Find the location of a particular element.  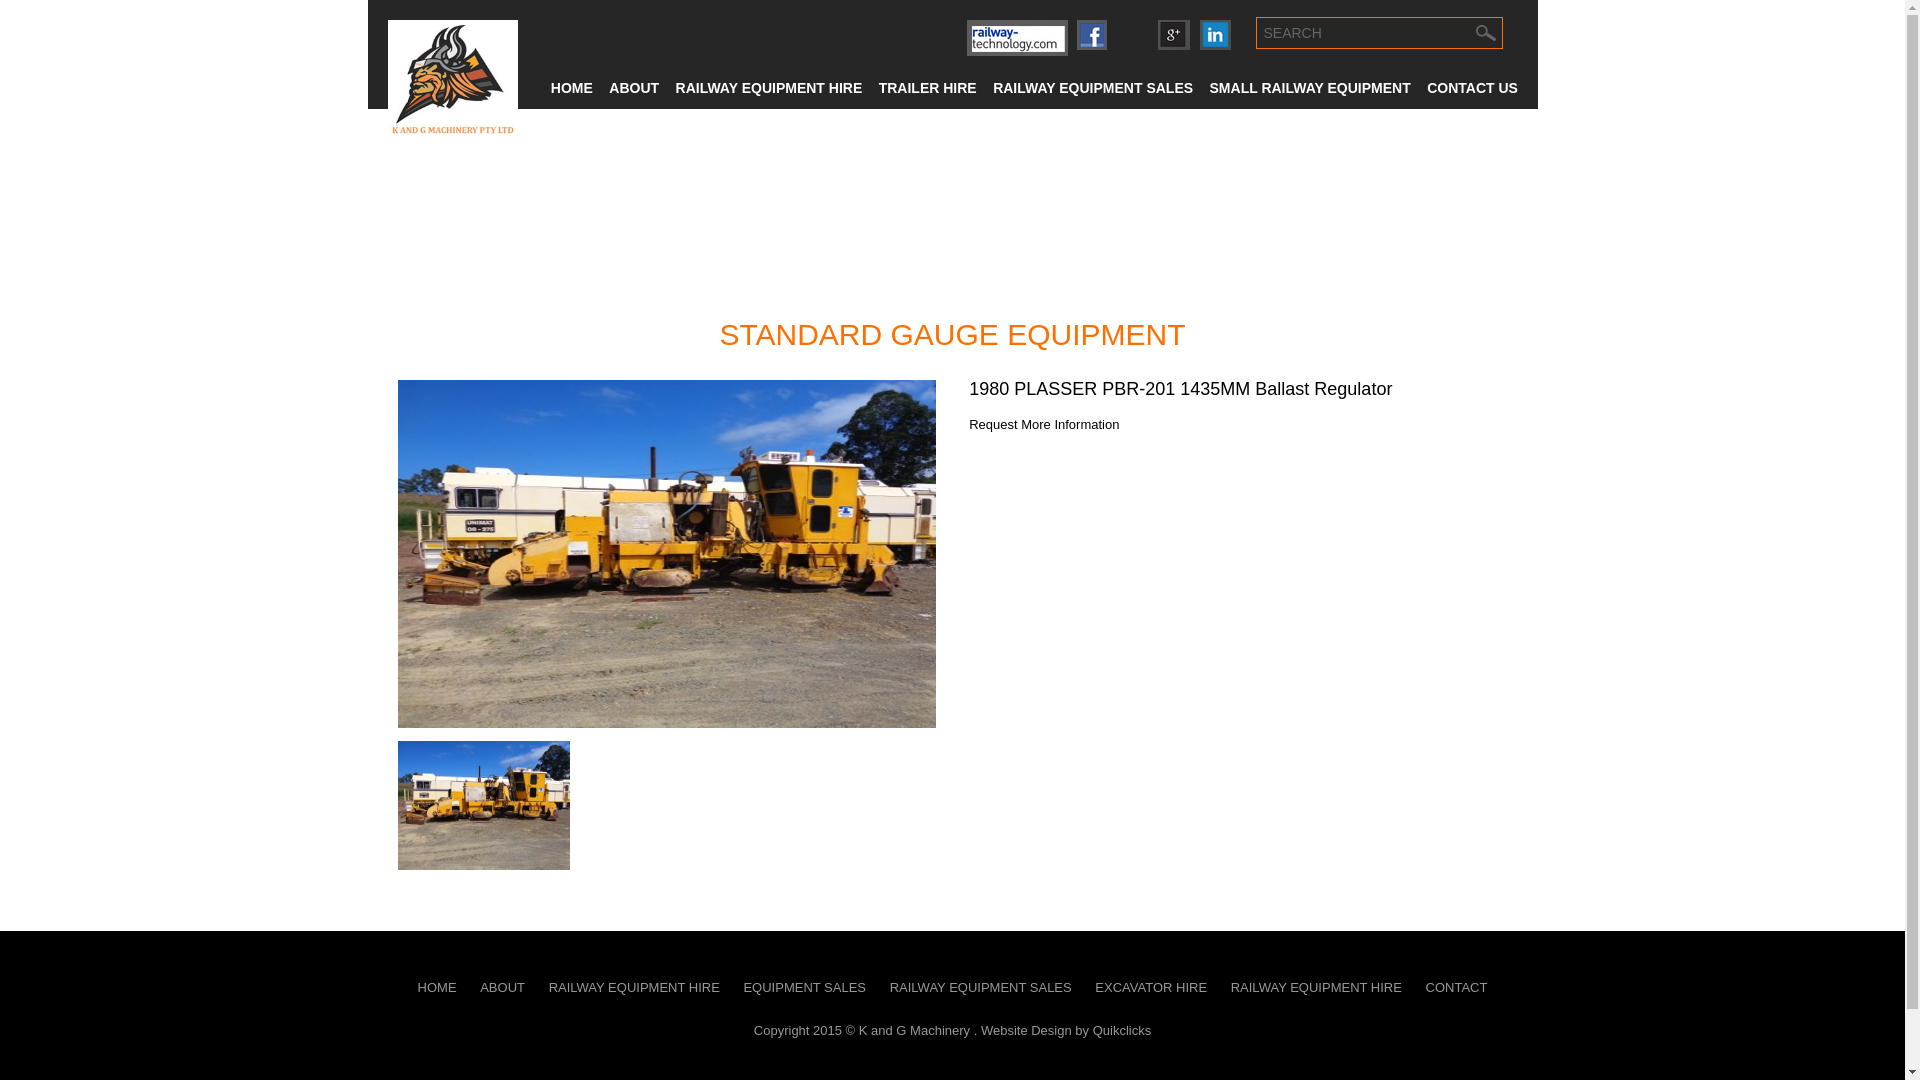

'RAILWAY EQUIPMENT HIRE' is located at coordinates (538, 986).